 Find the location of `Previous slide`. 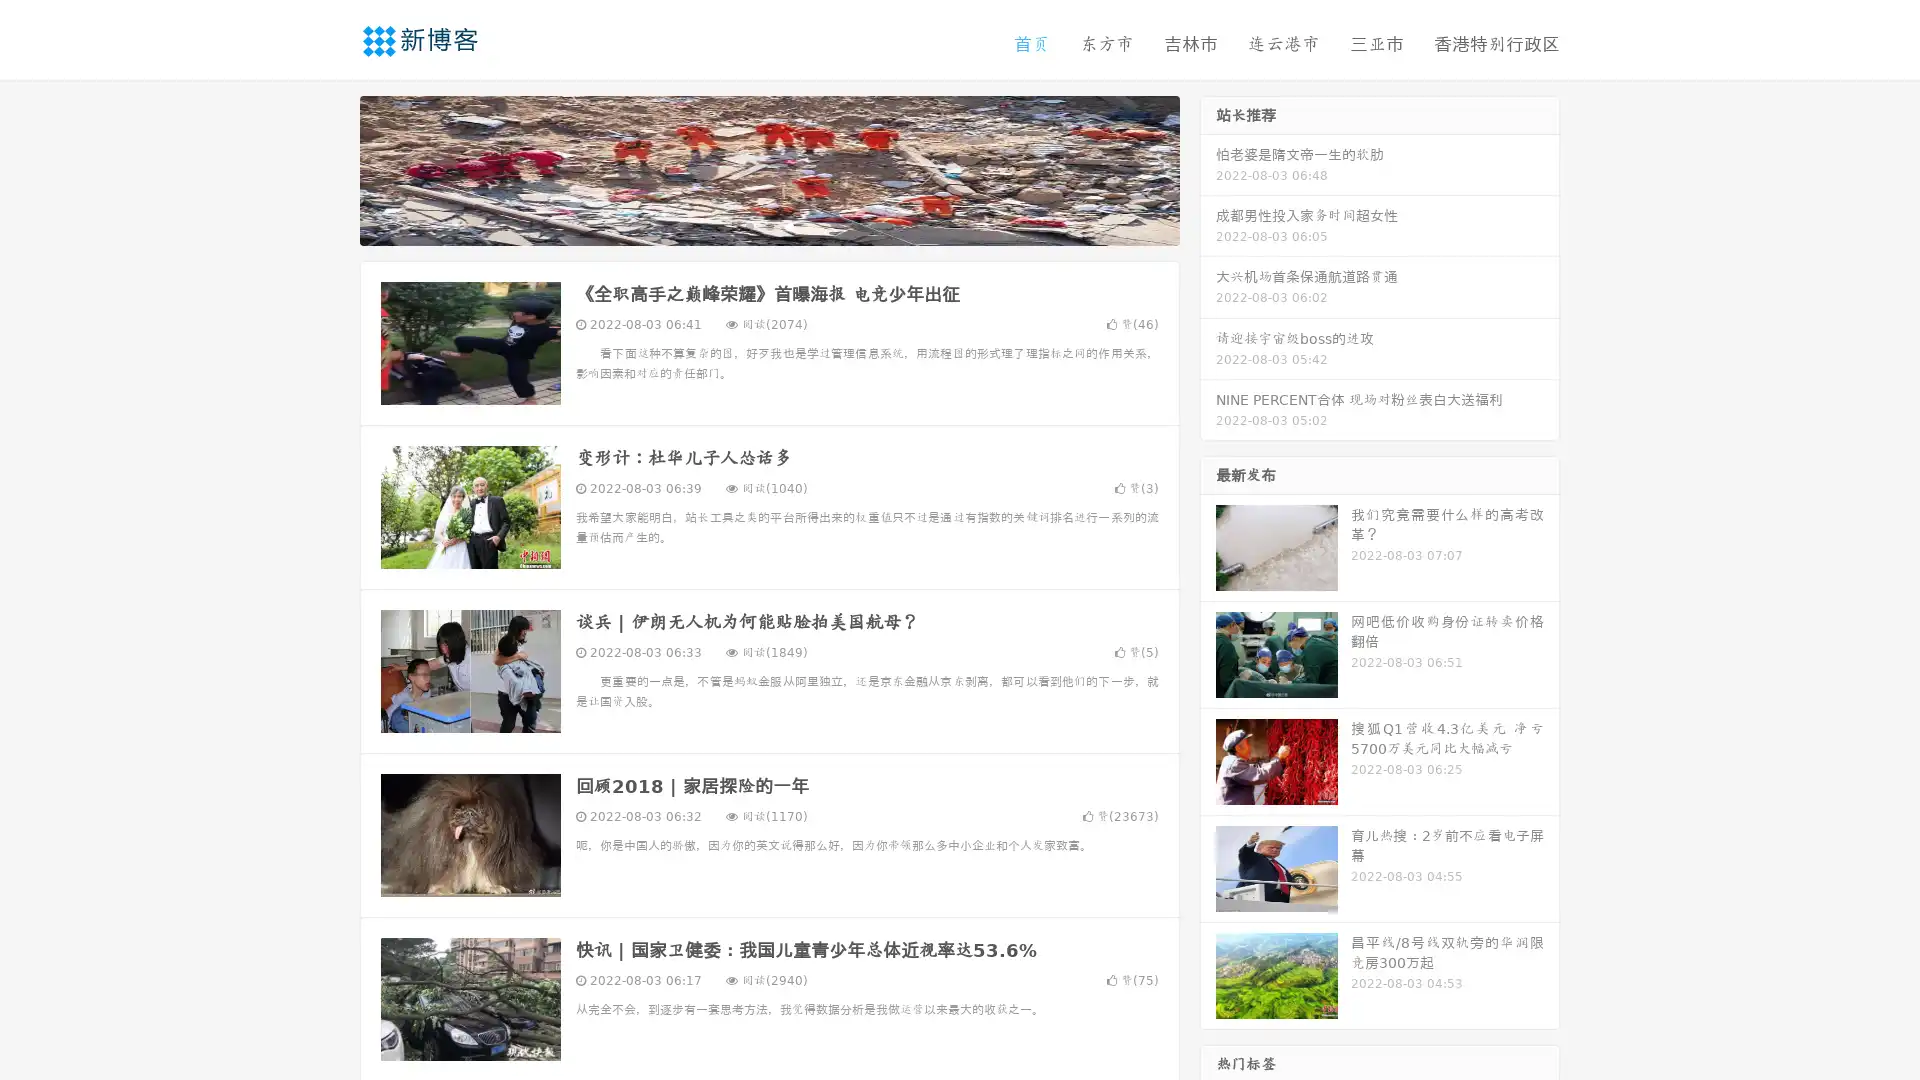

Previous slide is located at coordinates (330, 168).